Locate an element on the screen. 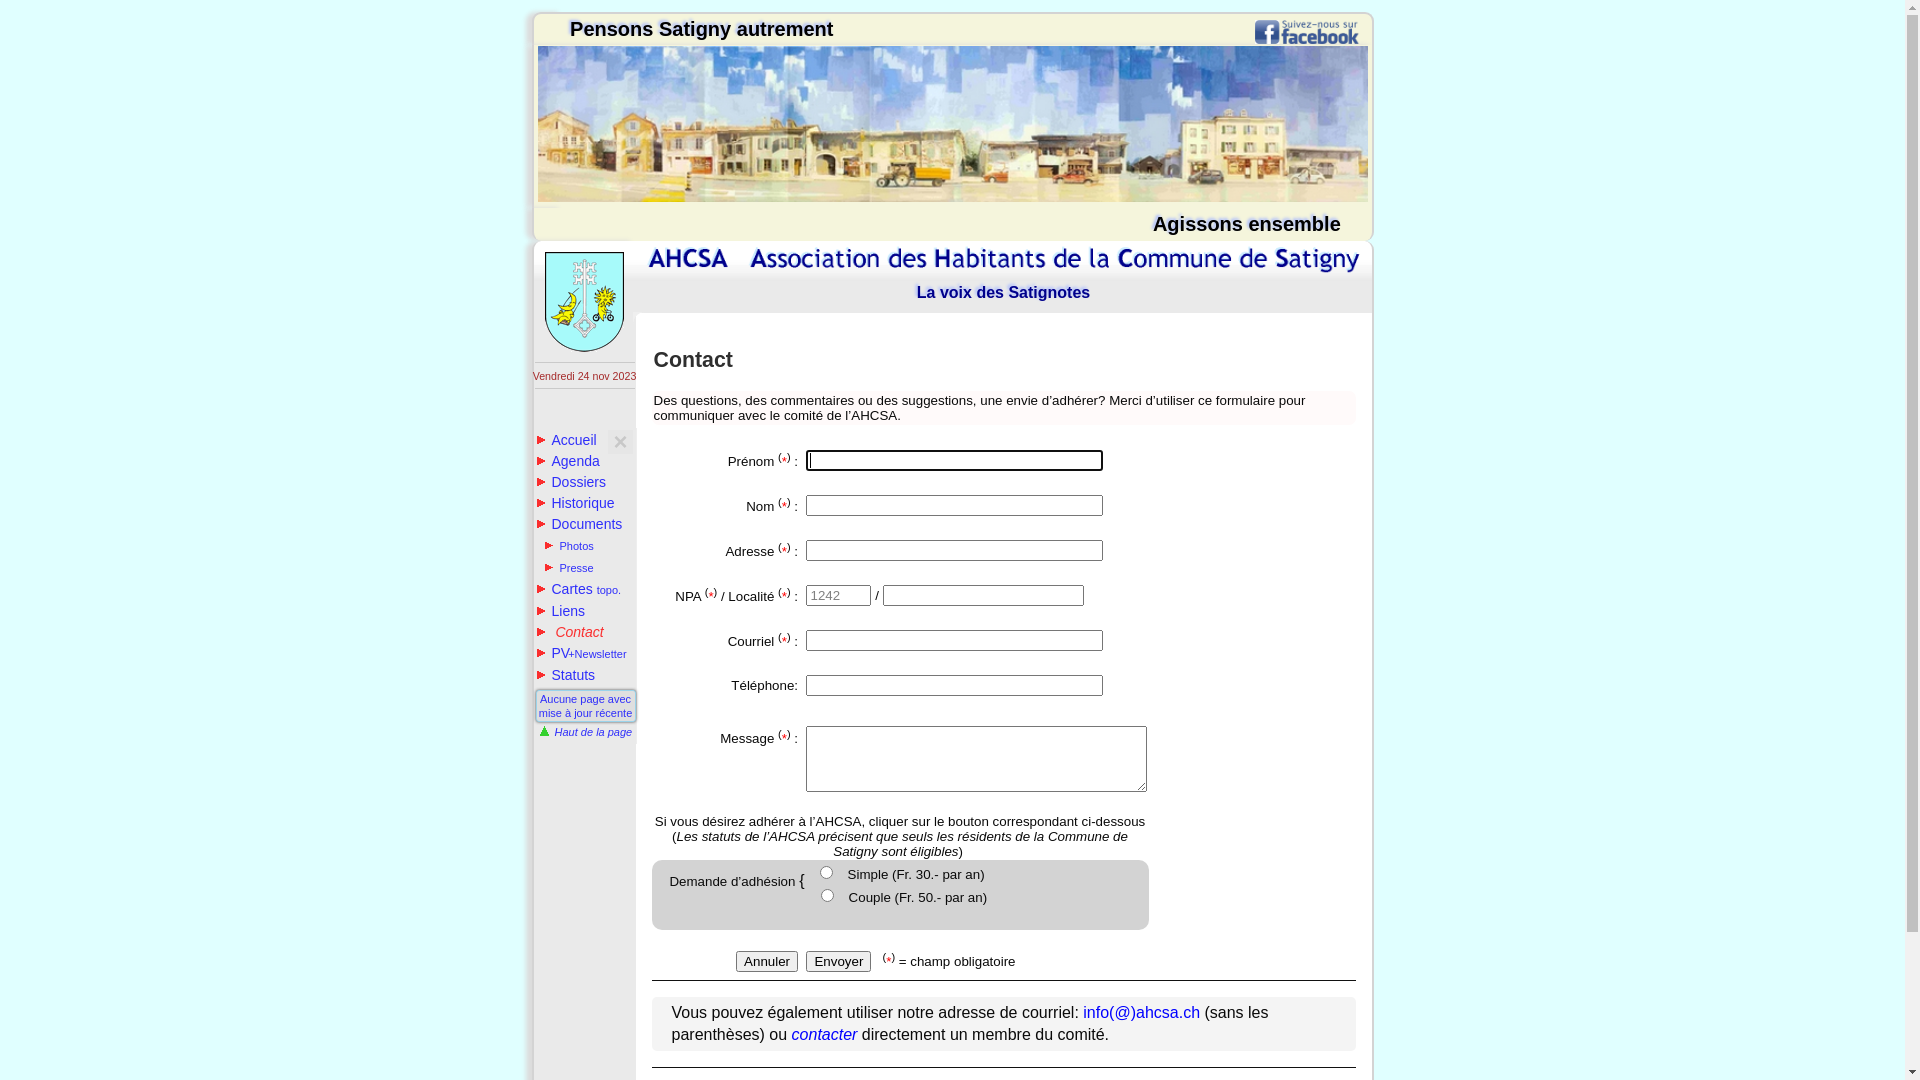 Image resolution: width=1920 pixels, height=1080 pixels. 'Dossiers' is located at coordinates (570, 482).